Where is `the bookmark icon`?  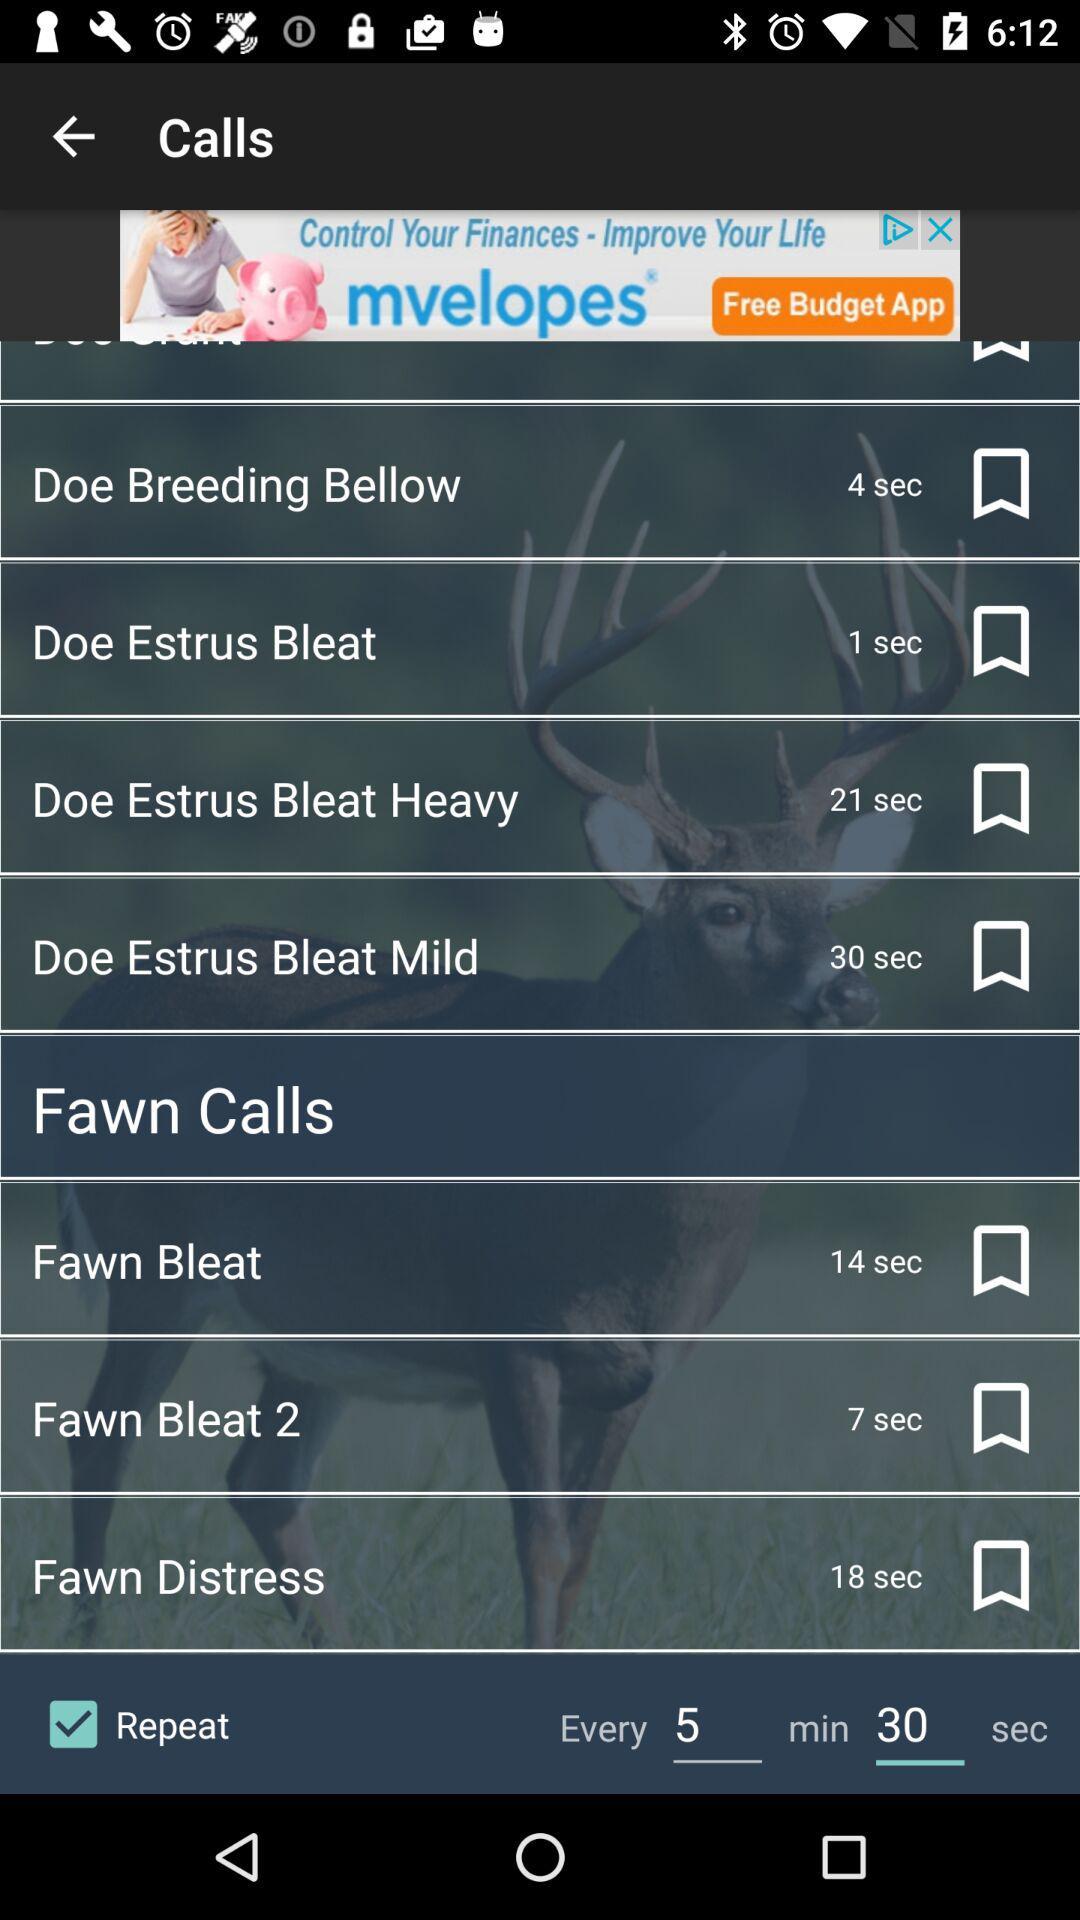
the bookmark icon is located at coordinates (984, 357).